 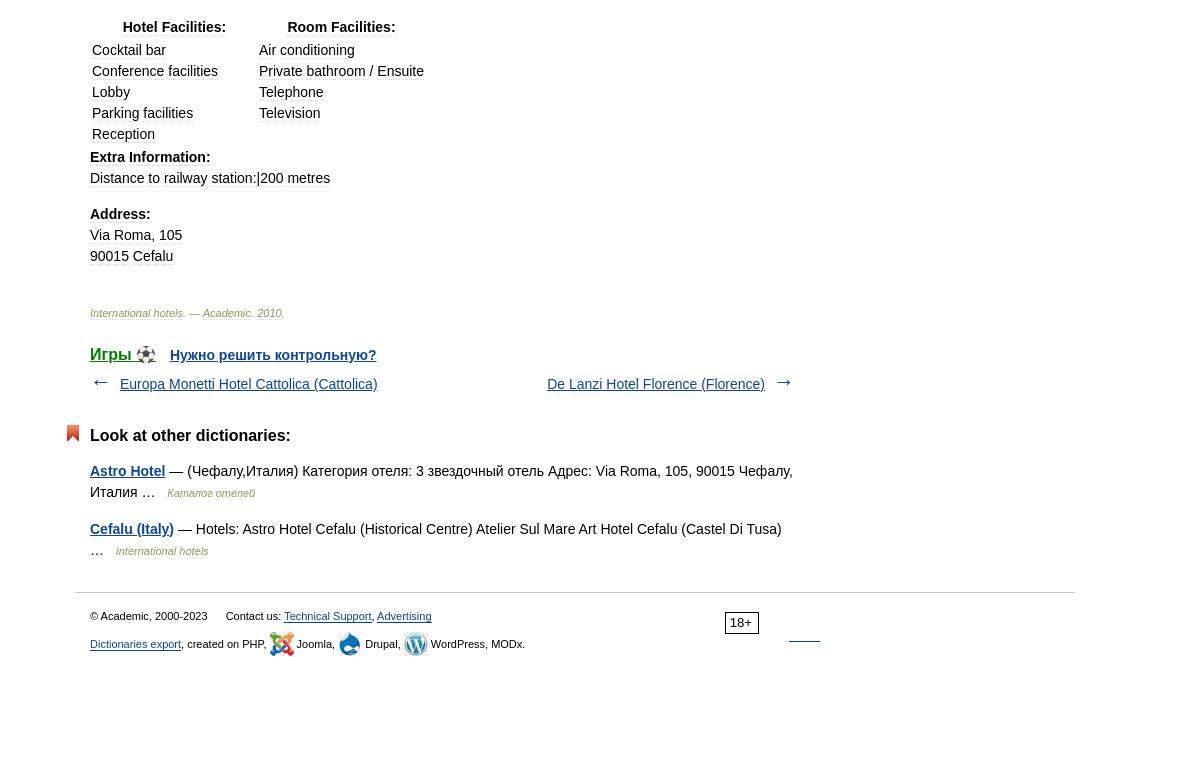 I want to click on 'Dictionaries export', so click(x=135, y=644).